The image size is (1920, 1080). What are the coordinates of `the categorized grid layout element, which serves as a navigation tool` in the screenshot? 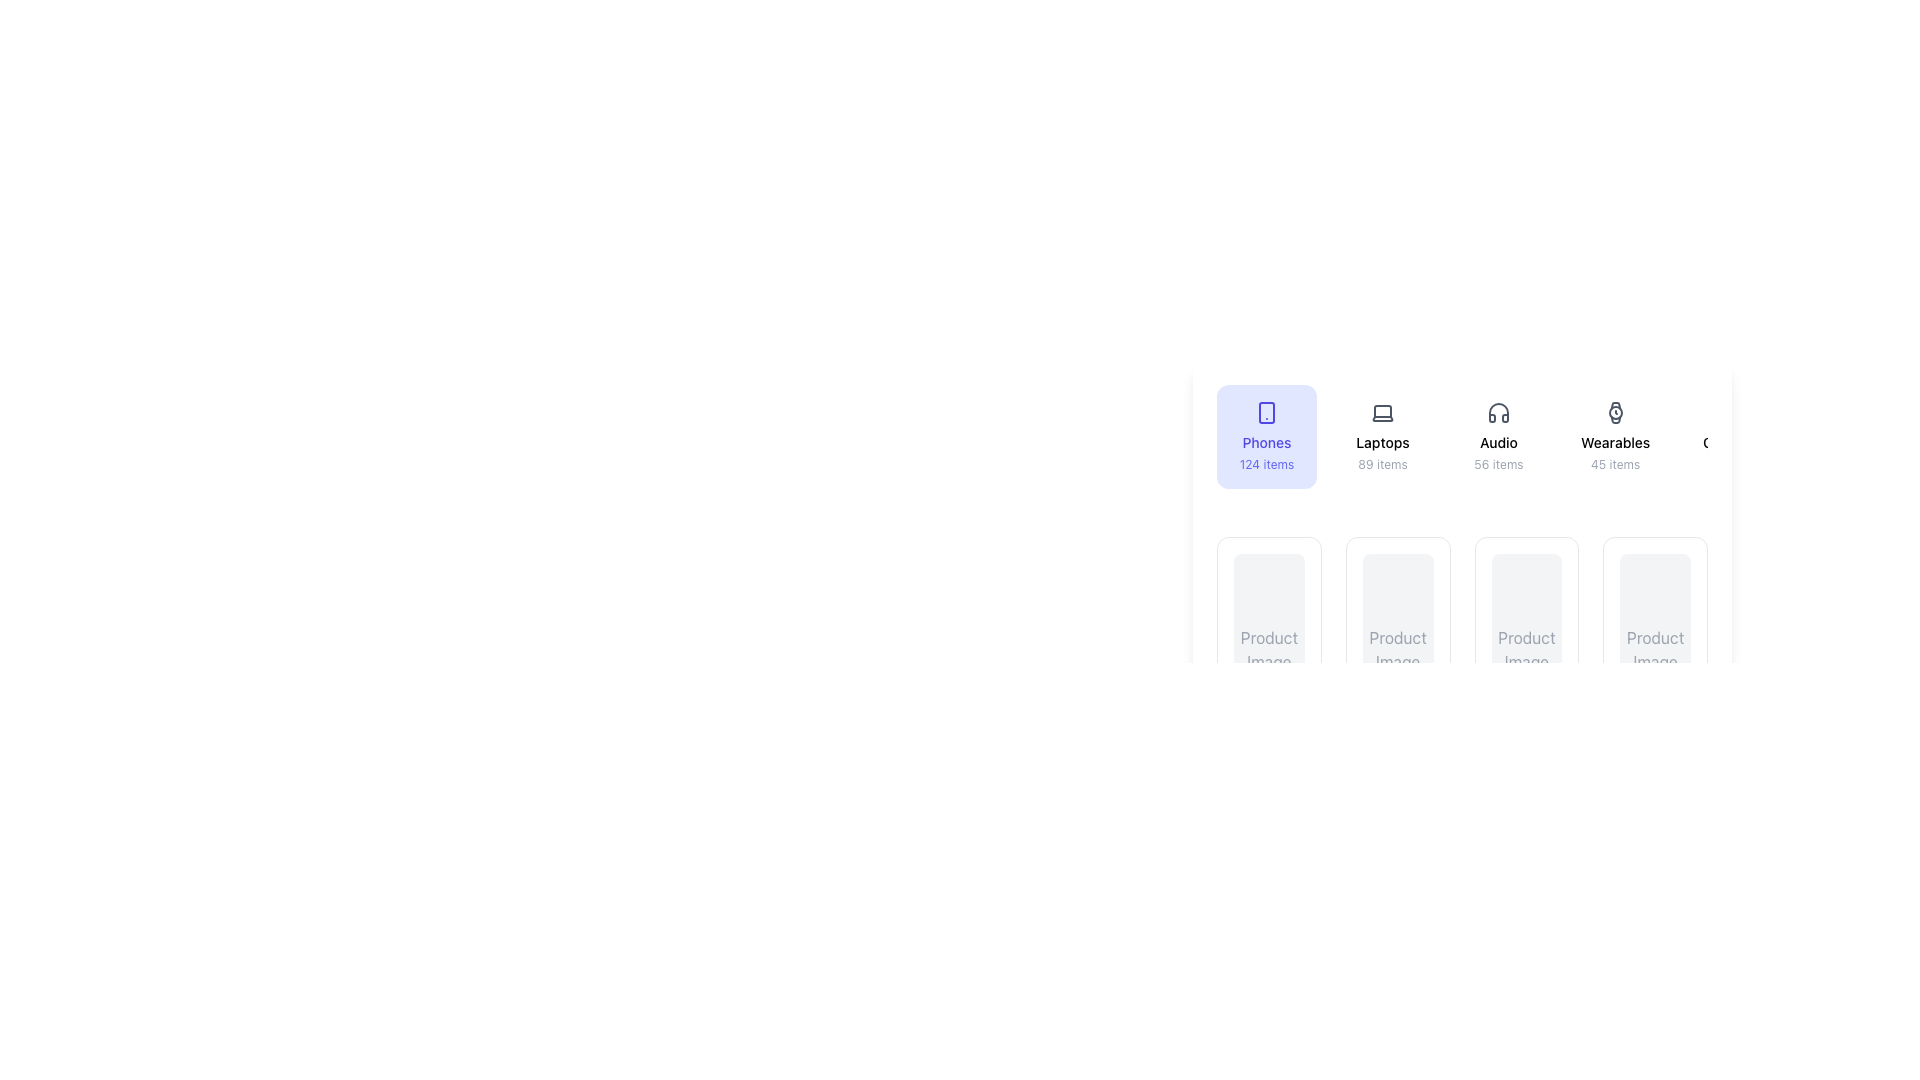 It's located at (1462, 499).